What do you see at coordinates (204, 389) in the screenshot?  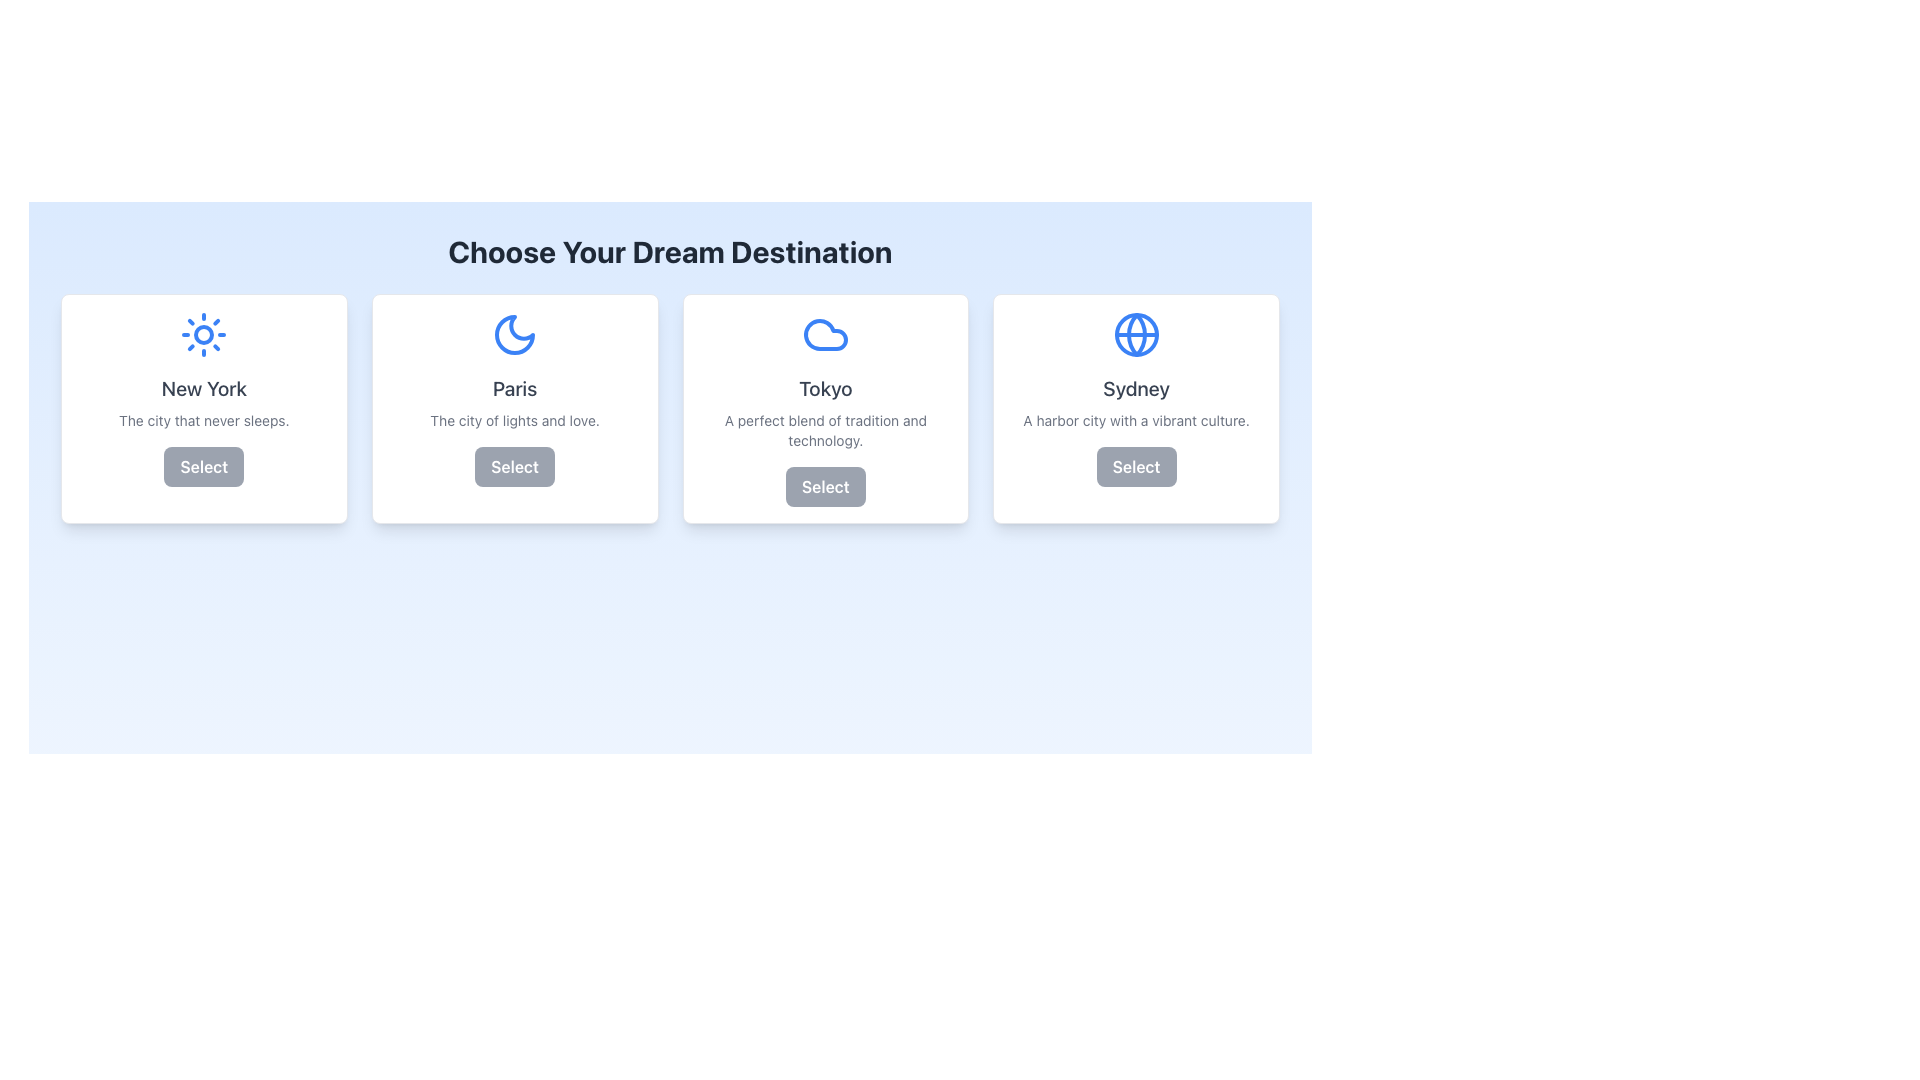 I see `the text label indicating the name of the featured city, 'New York', which is positioned in the first card from the left in a grid of four cards, centered horizontally below the sun icon` at bounding box center [204, 389].